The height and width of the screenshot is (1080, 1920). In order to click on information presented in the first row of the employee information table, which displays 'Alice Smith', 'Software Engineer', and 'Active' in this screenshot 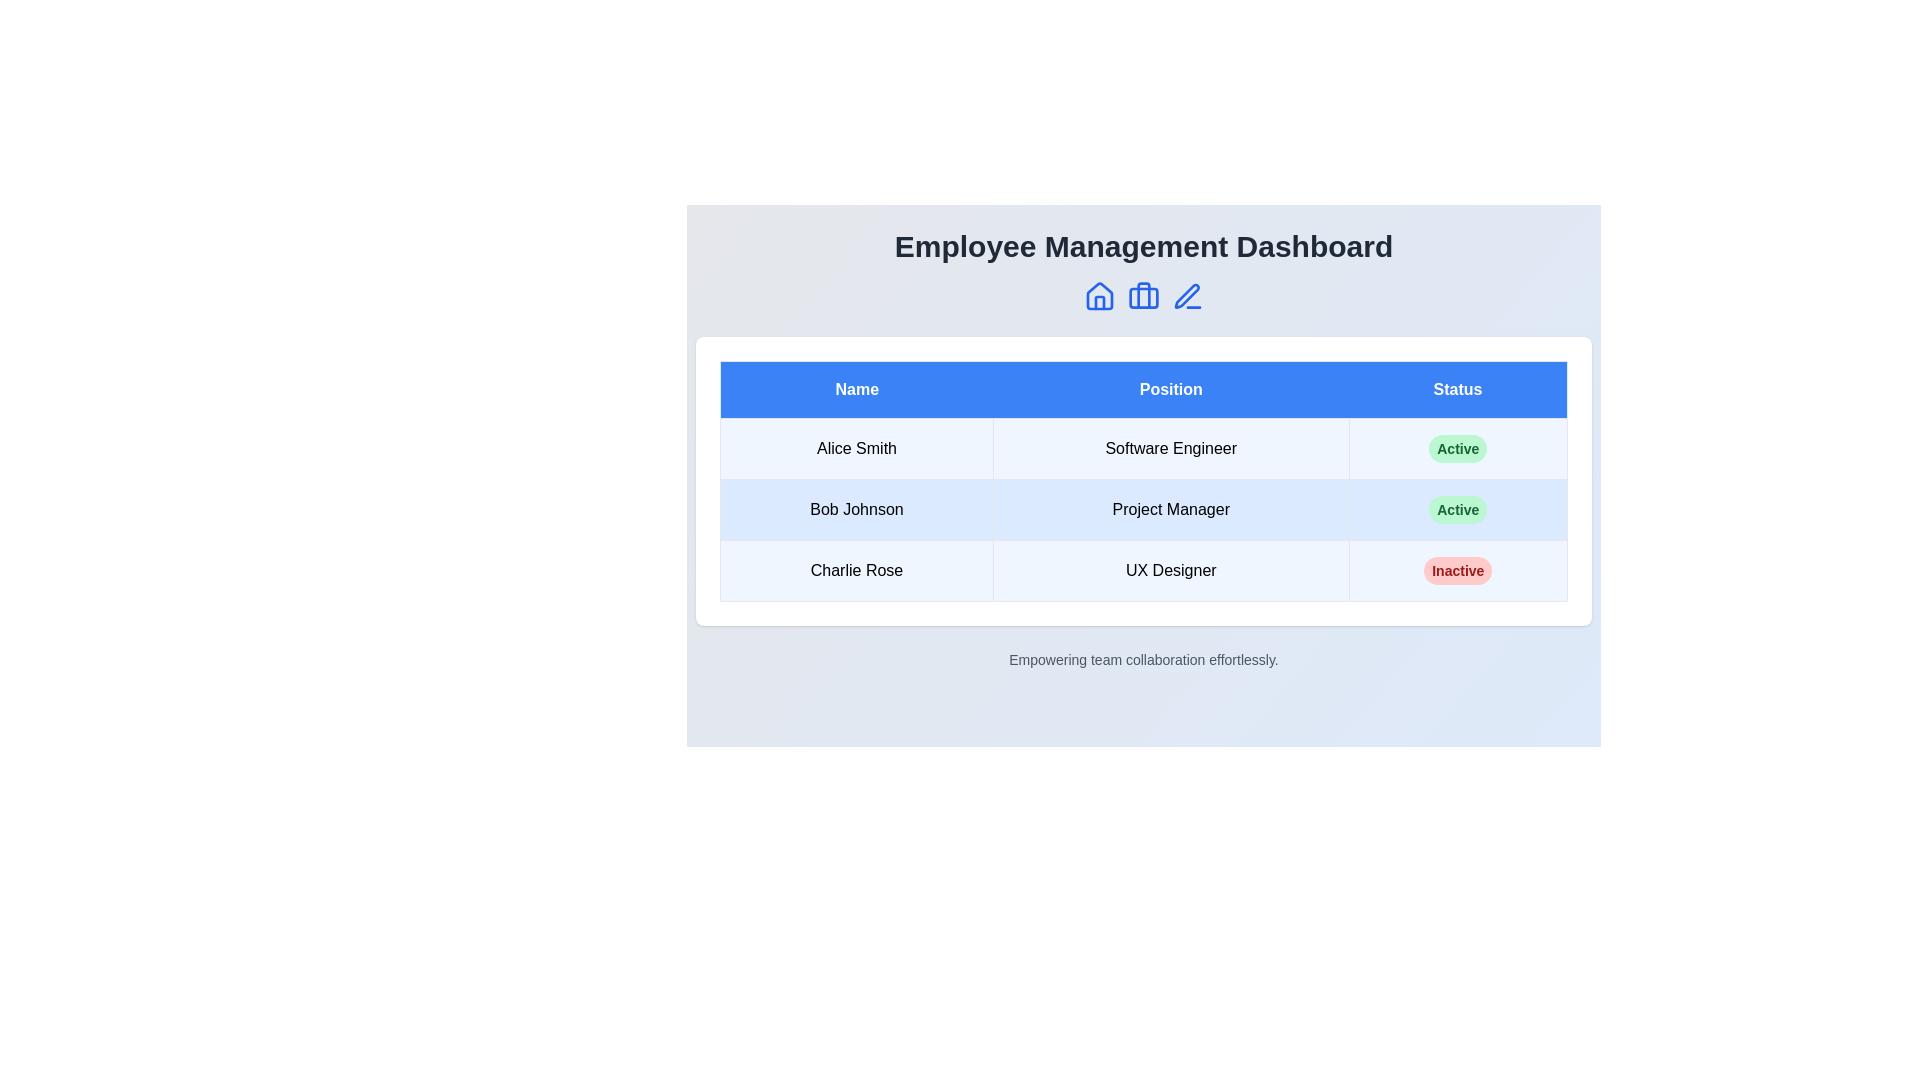, I will do `click(1143, 447)`.